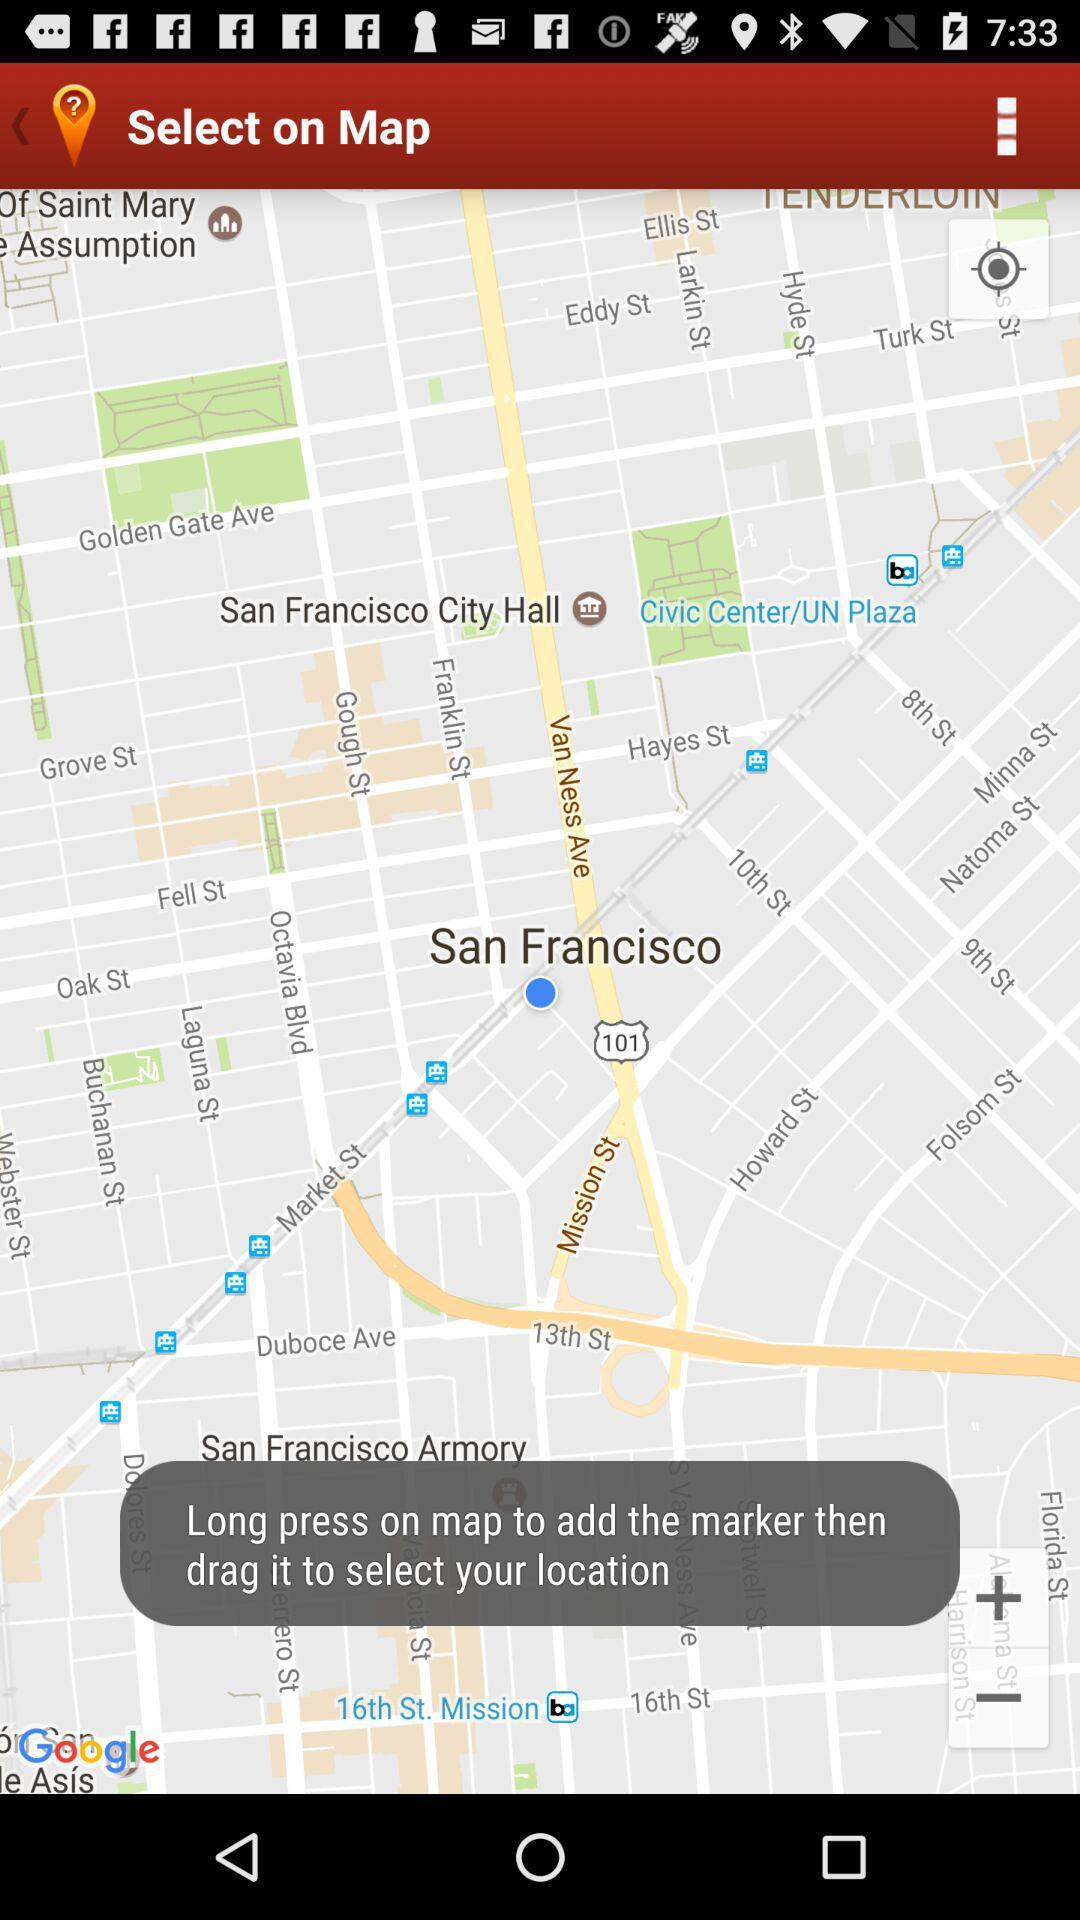 This screenshot has width=1080, height=1920. Describe the element at coordinates (998, 288) in the screenshot. I see `the location_crosshair icon` at that location.